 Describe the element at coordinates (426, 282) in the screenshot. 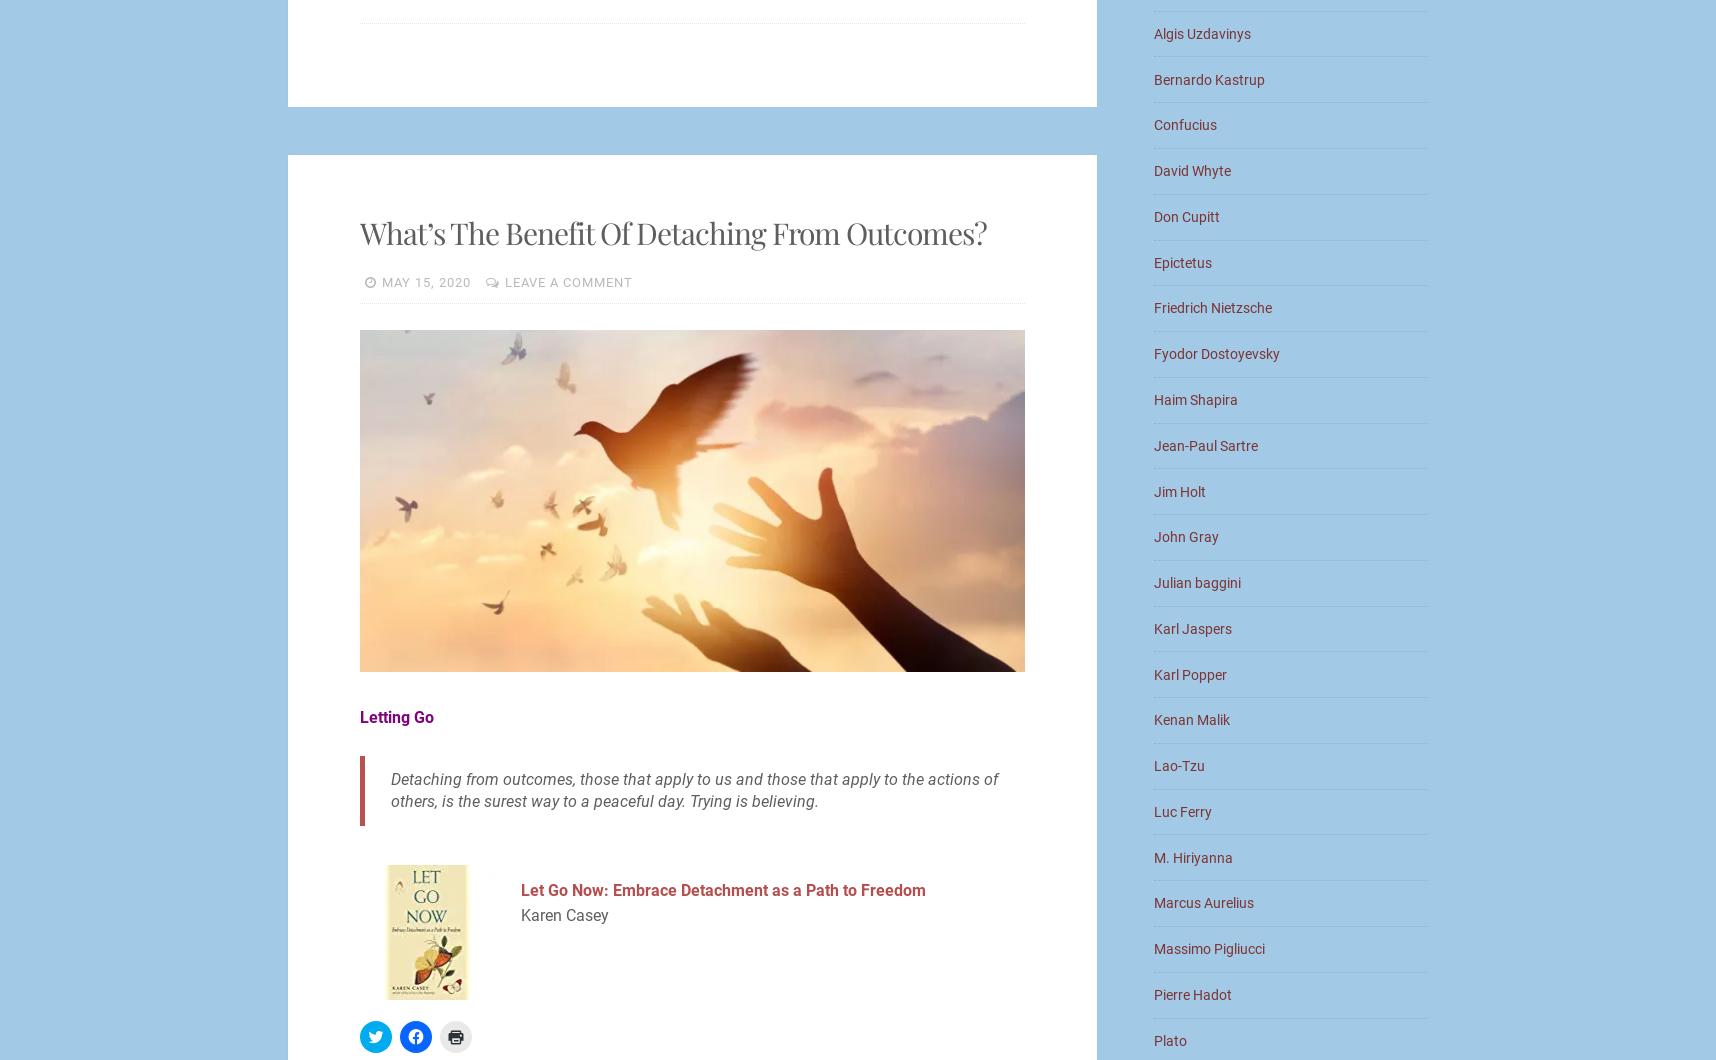

I see `'May 15, 2020'` at that location.